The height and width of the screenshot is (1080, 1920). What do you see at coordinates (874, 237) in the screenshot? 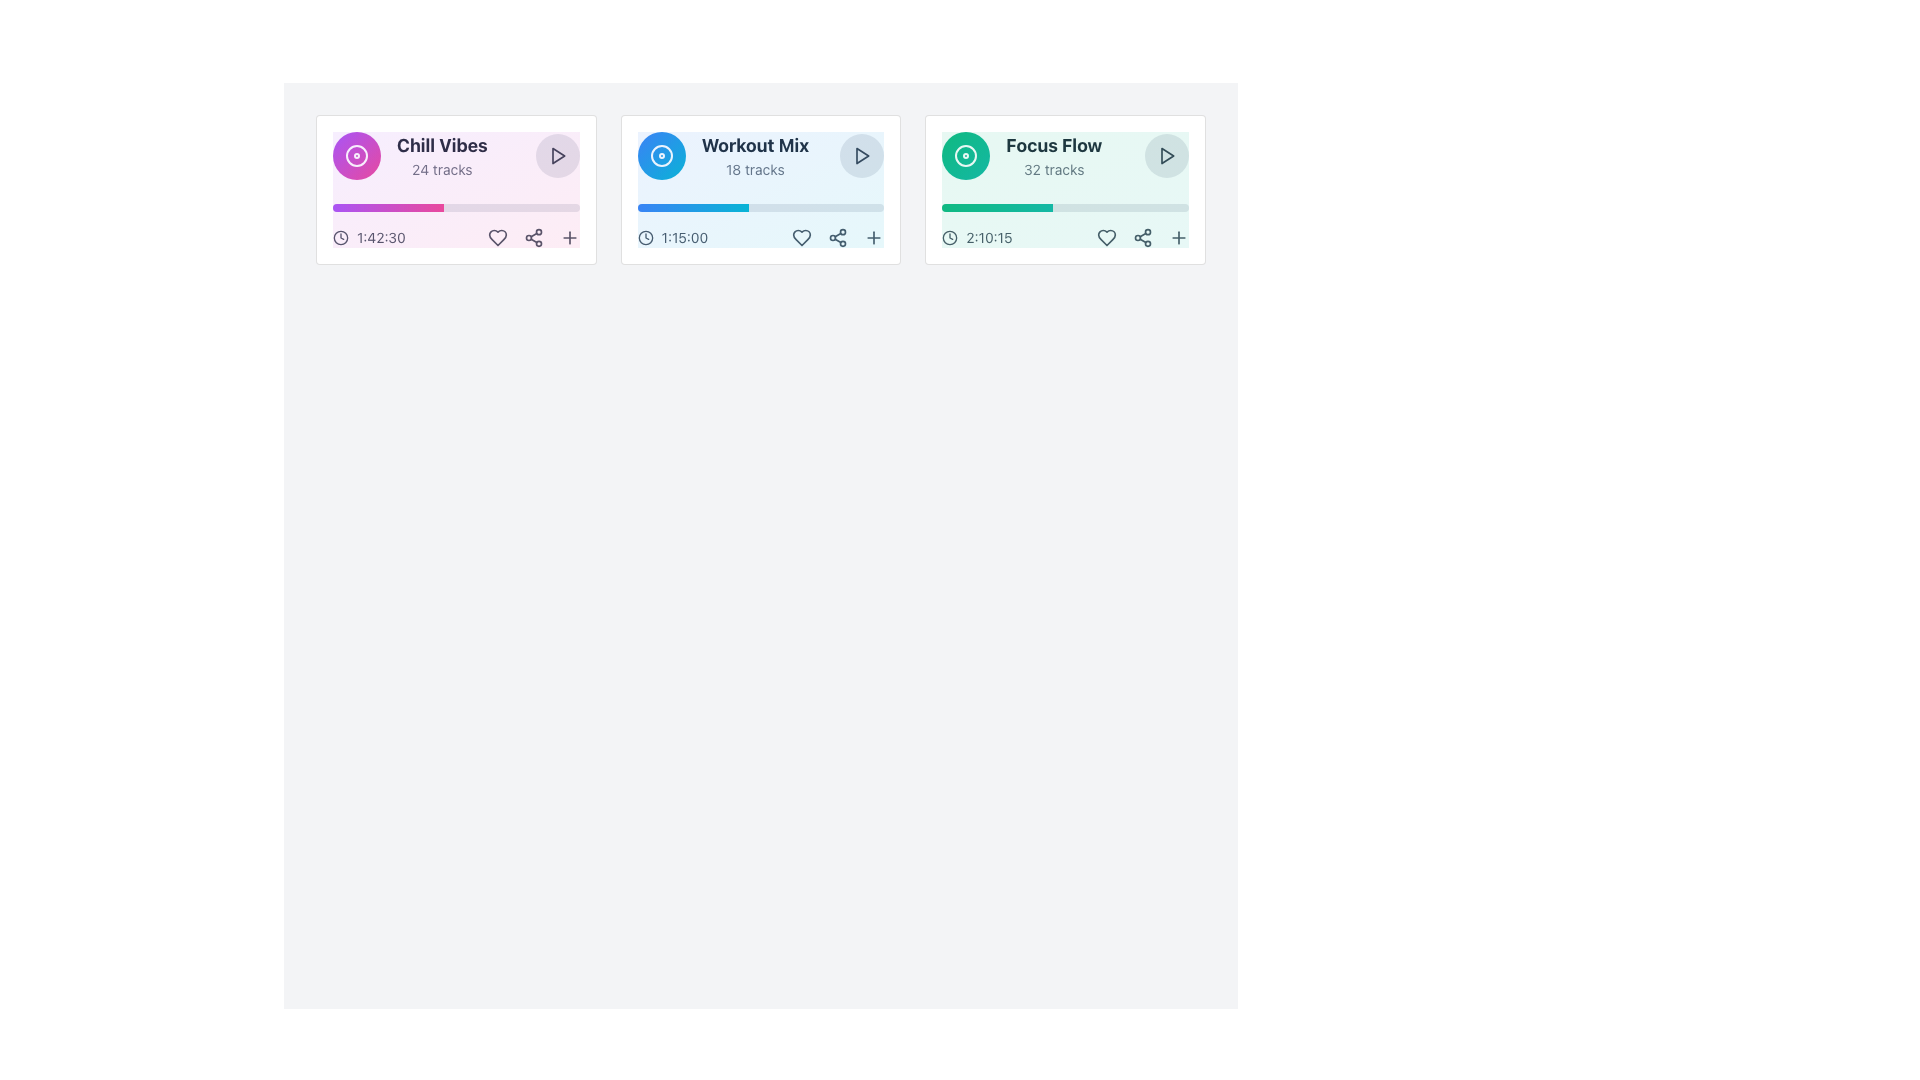
I see `the action button located at the bottom-right corner of the 'Workout Mix' card` at bounding box center [874, 237].